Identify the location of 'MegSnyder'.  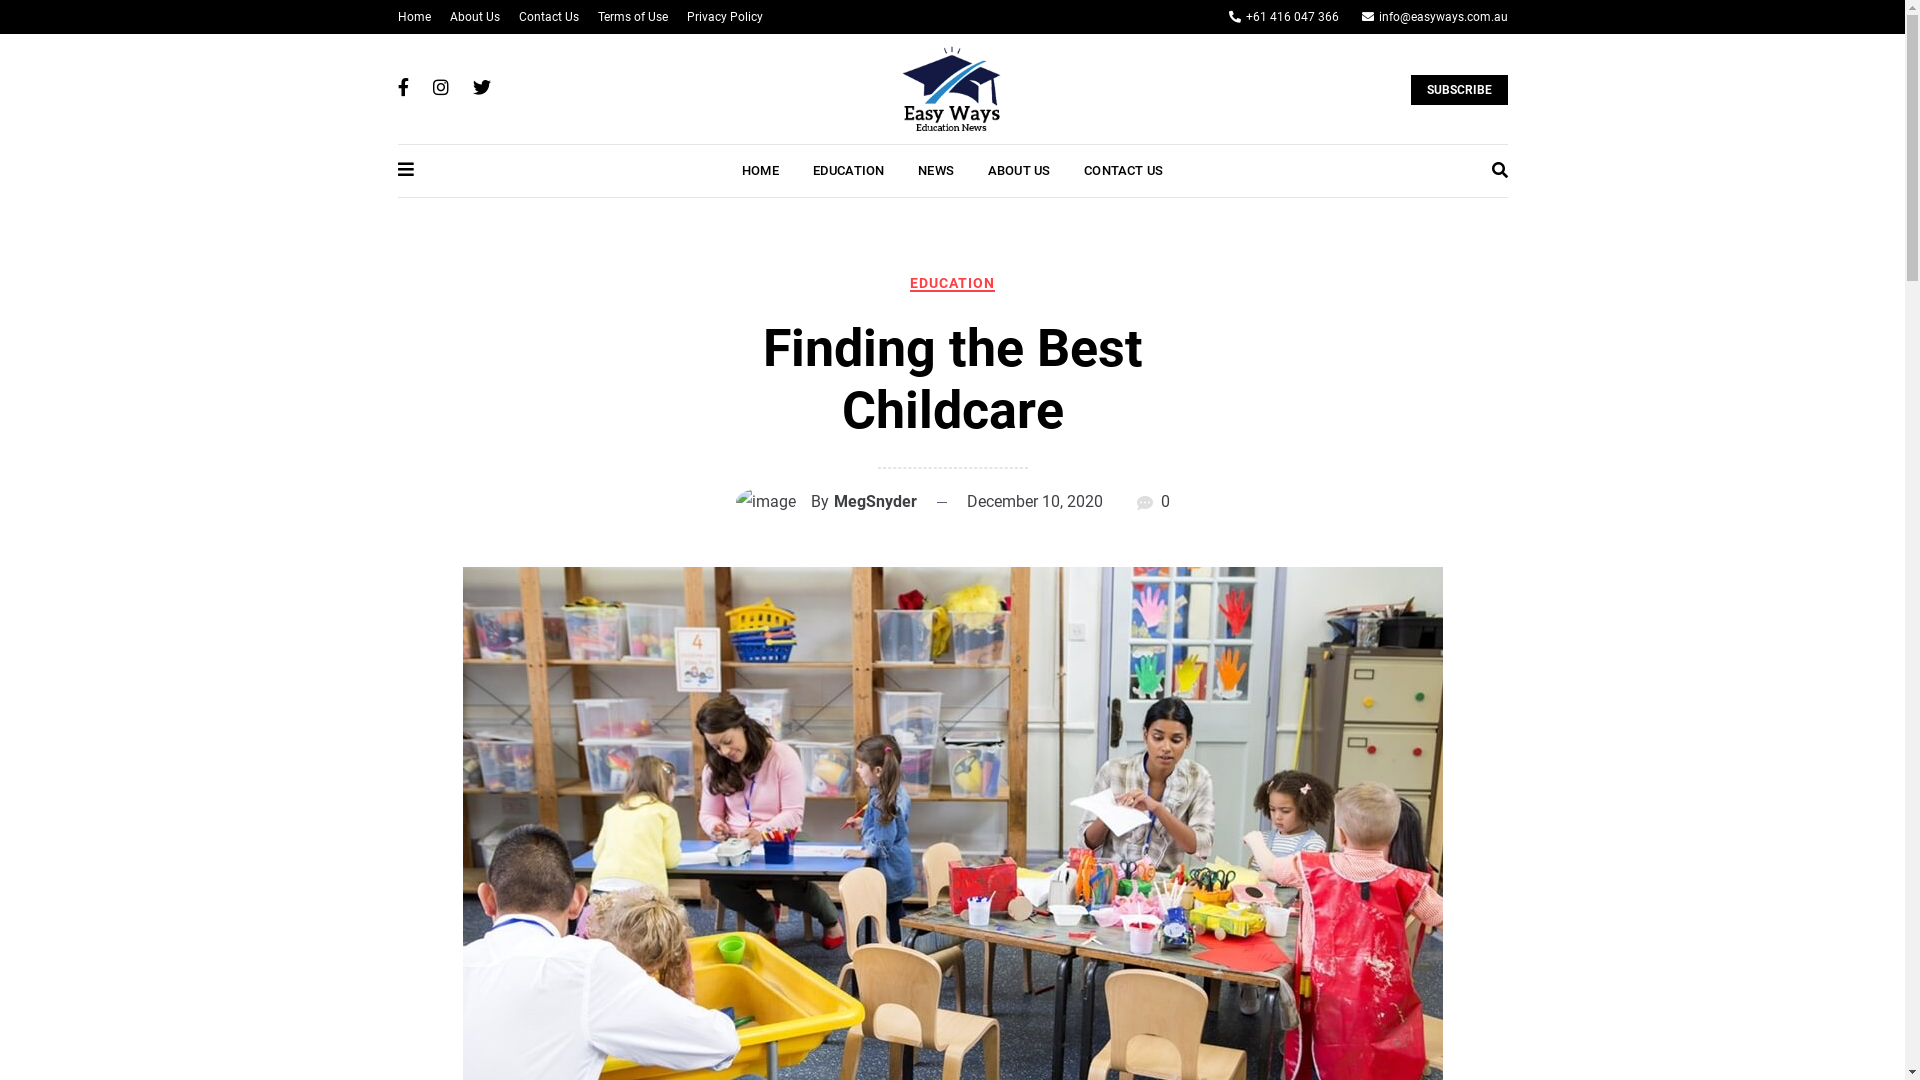
(875, 500).